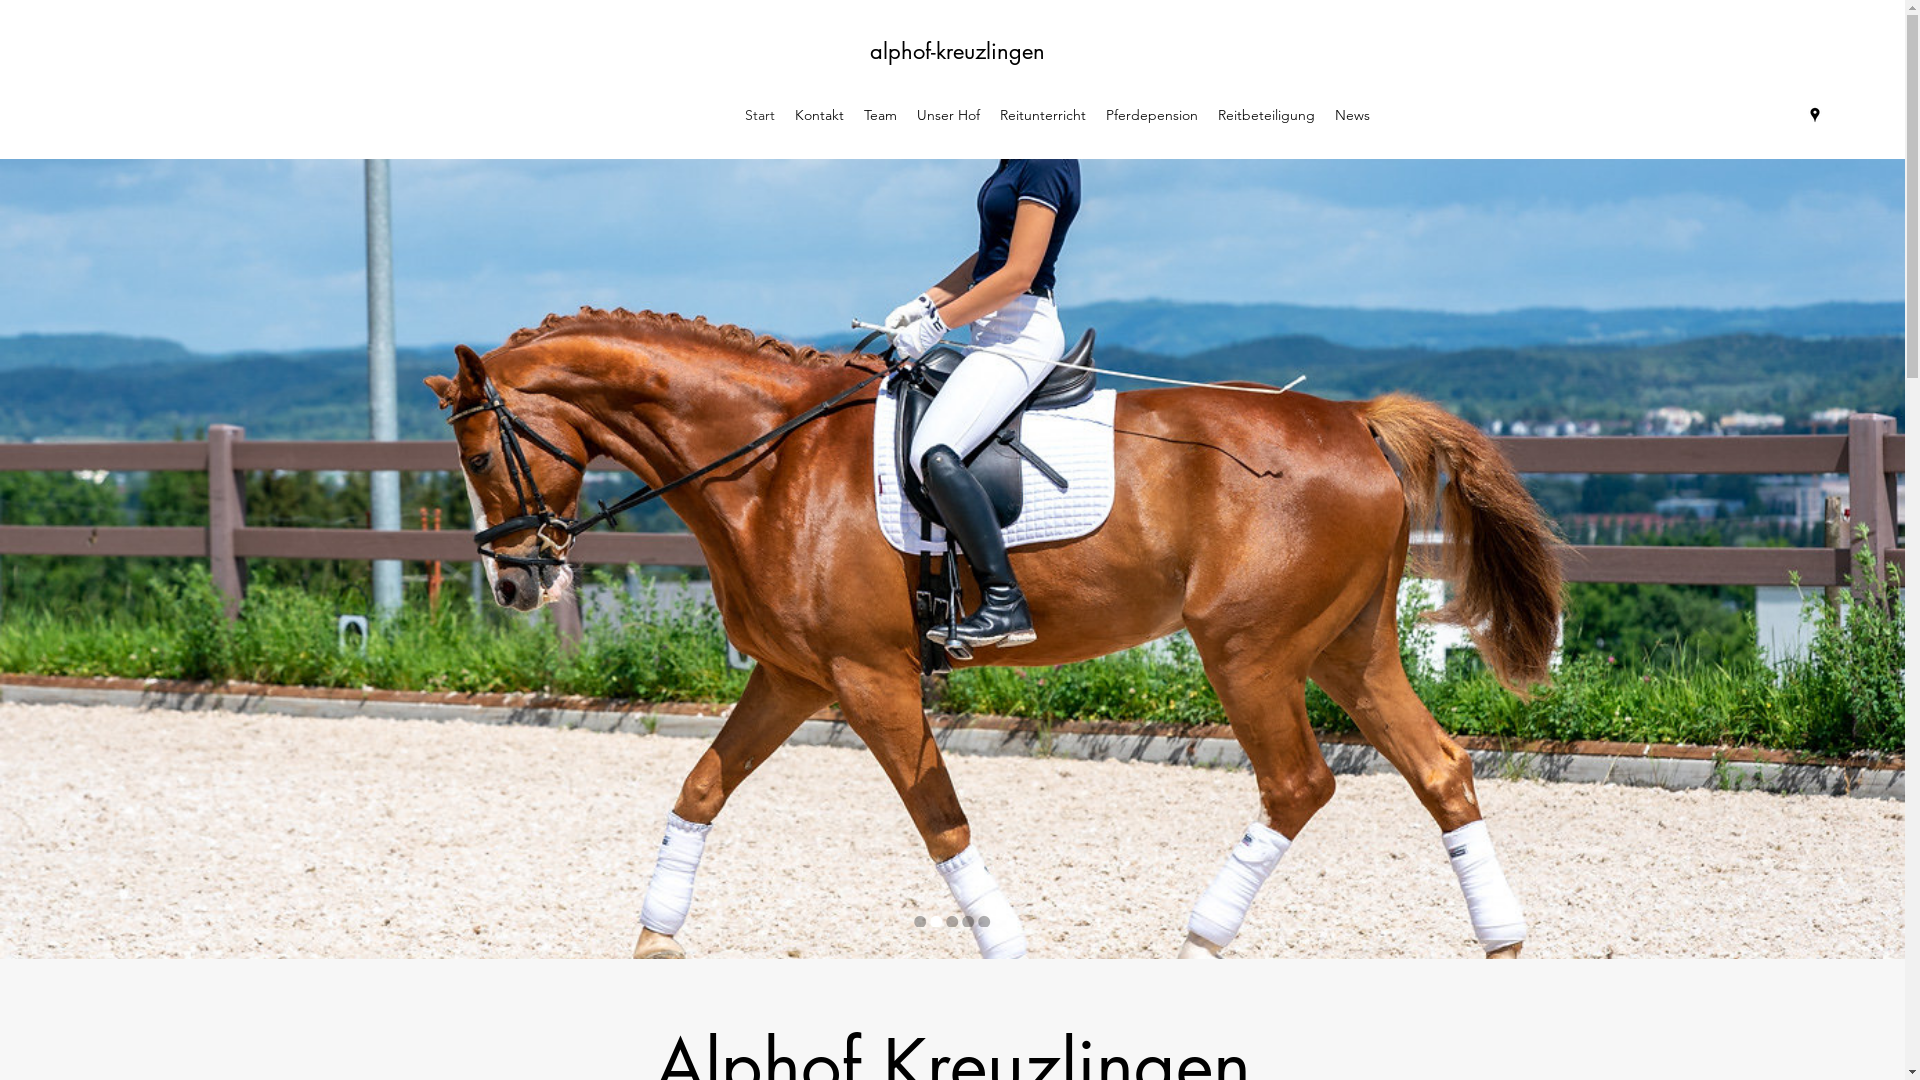 This screenshot has height=1080, width=1920. I want to click on 'Start', so click(758, 115).